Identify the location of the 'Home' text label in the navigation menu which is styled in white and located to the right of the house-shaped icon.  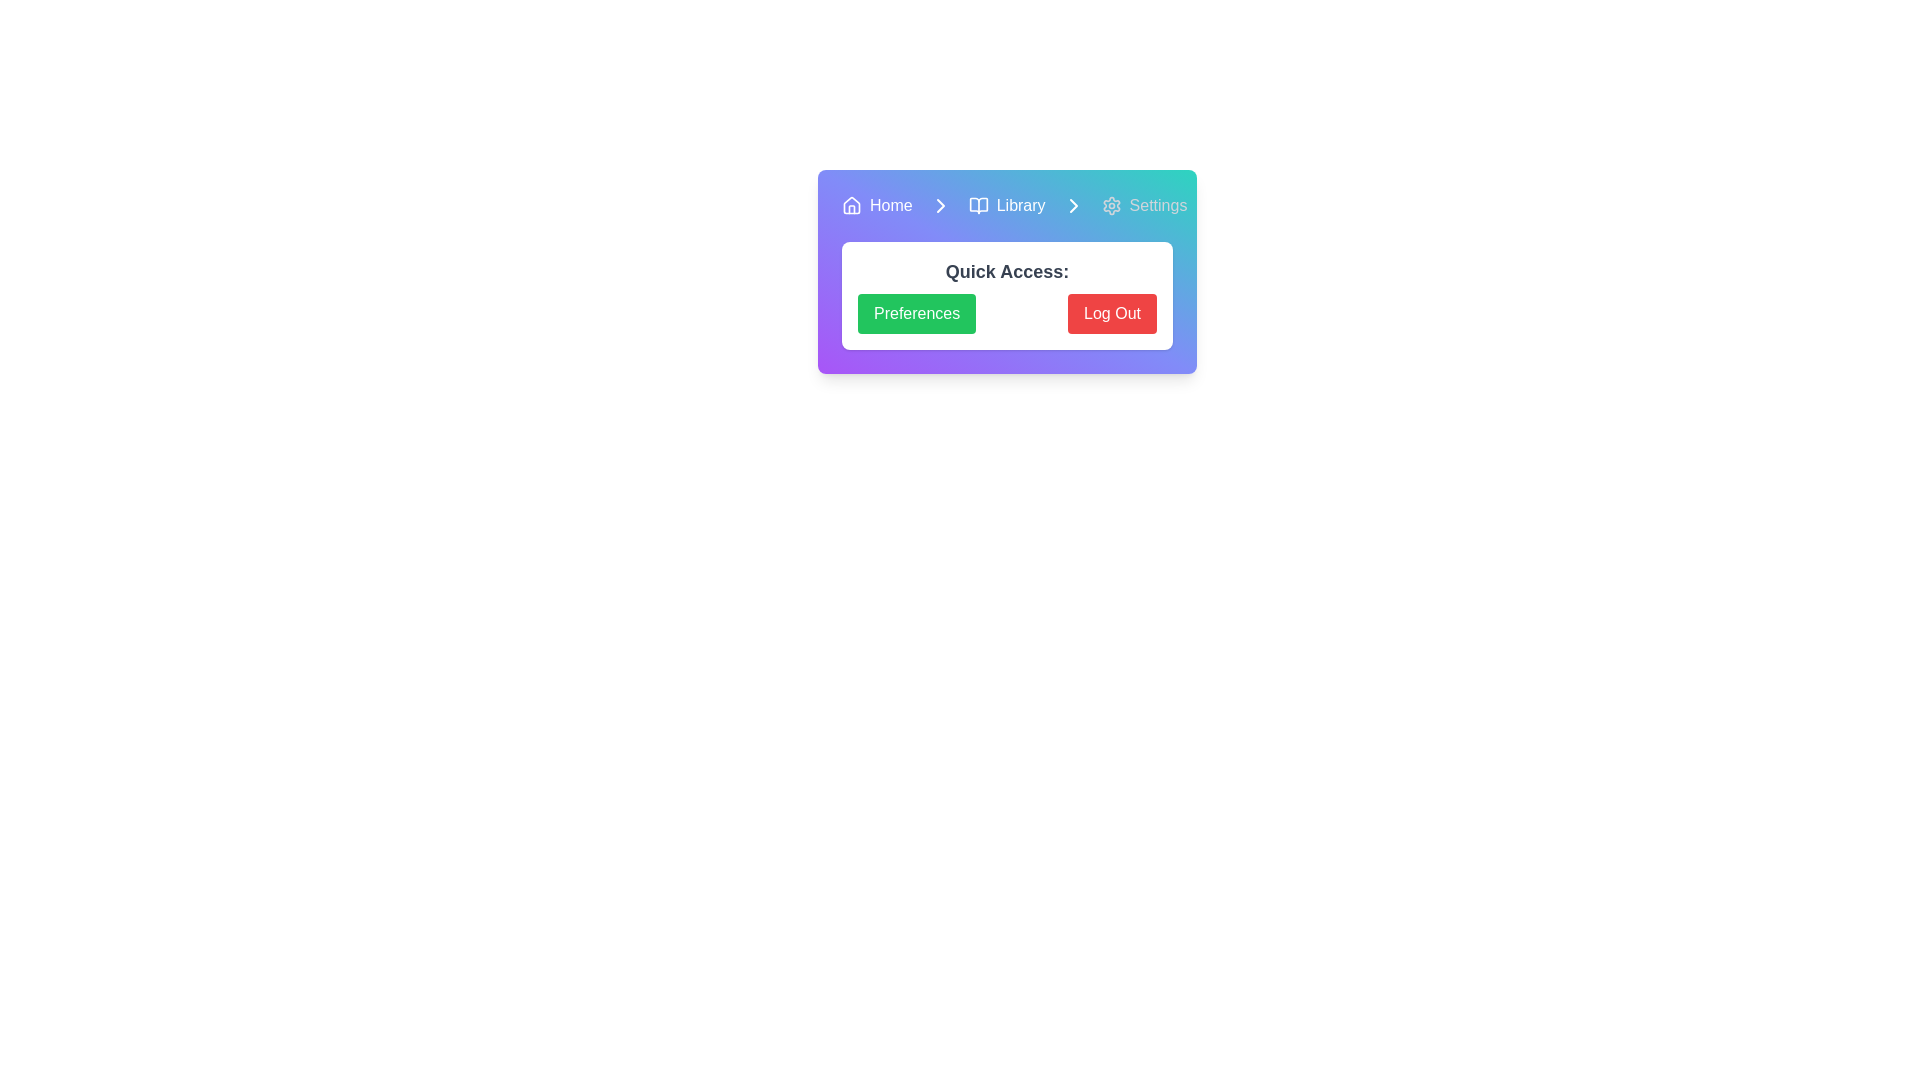
(890, 205).